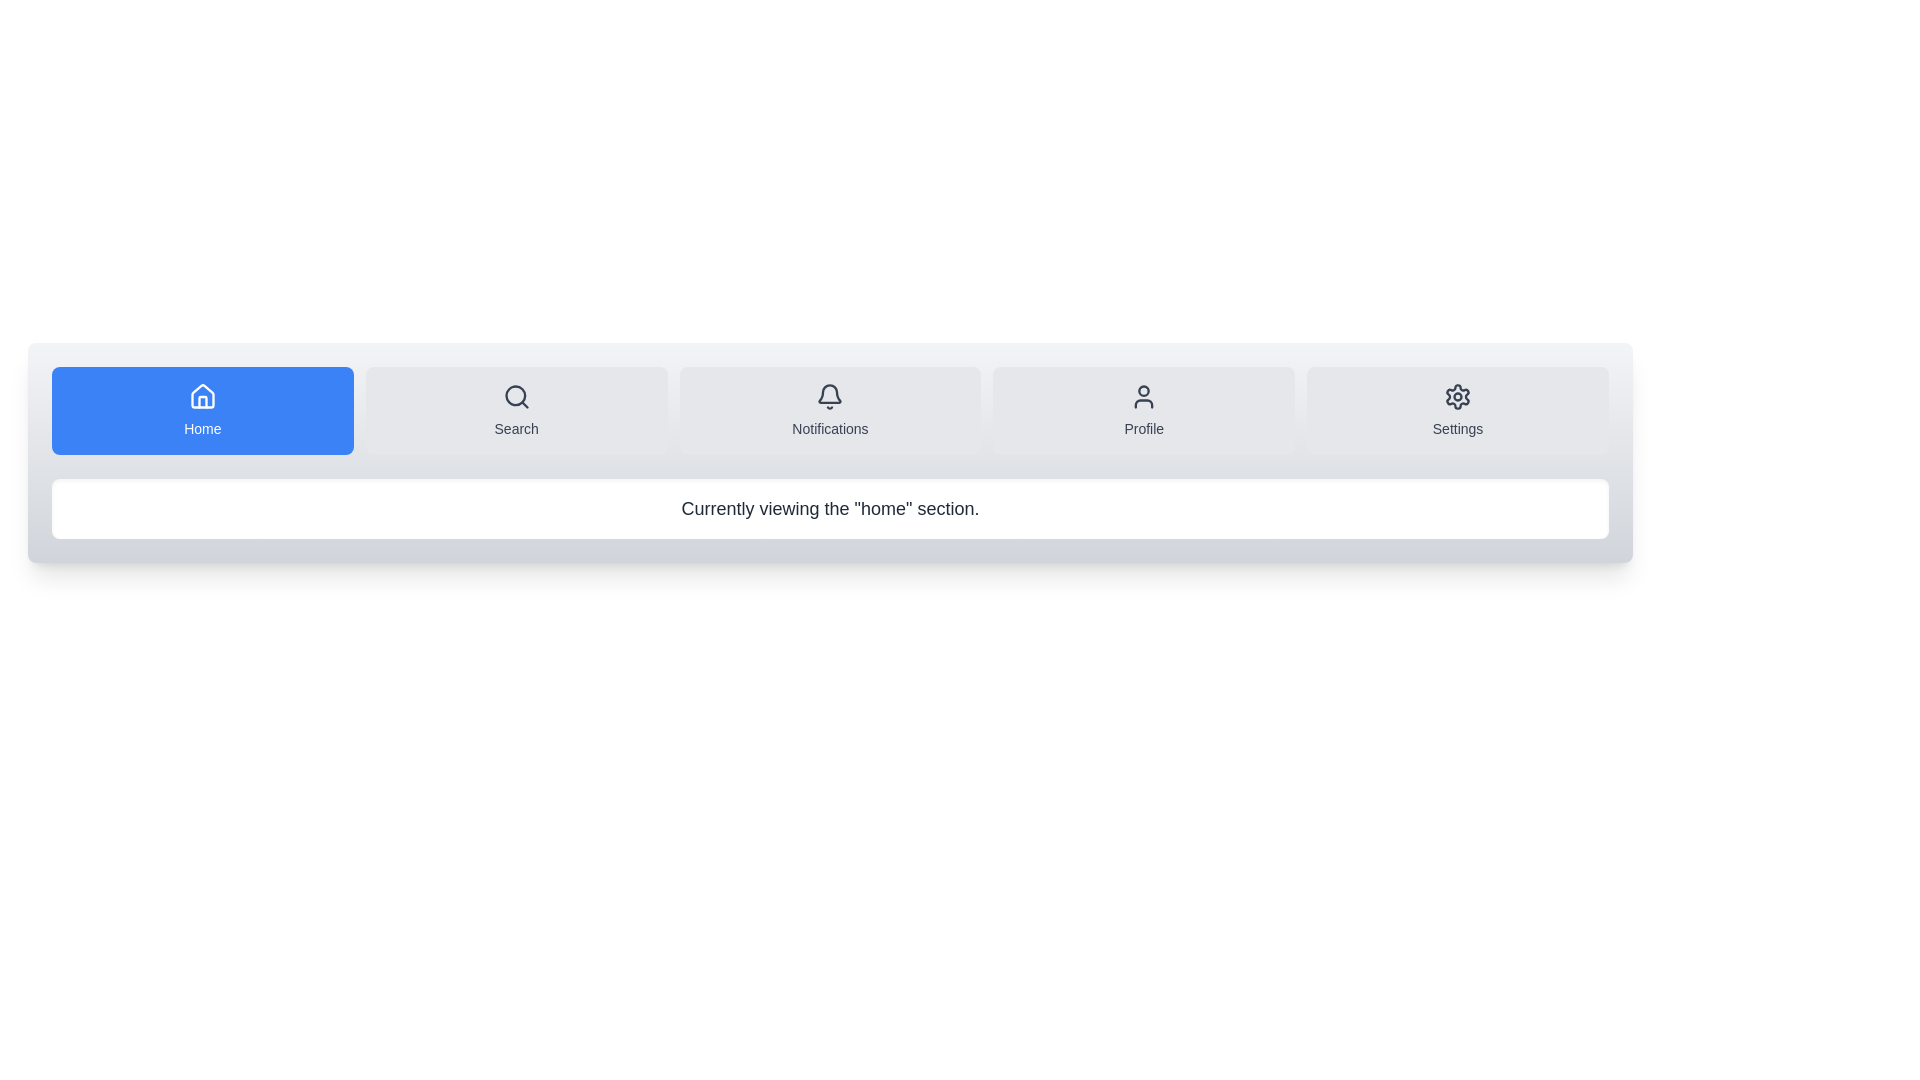 The height and width of the screenshot is (1080, 1920). What do you see at coordinates (516, 397) in the screenshot?
I see `the magnifying glass icon located in the 'Search' section of the navigation bar, which is represented by a dark gray color against a light gray background` at bounding box center [516, 397].